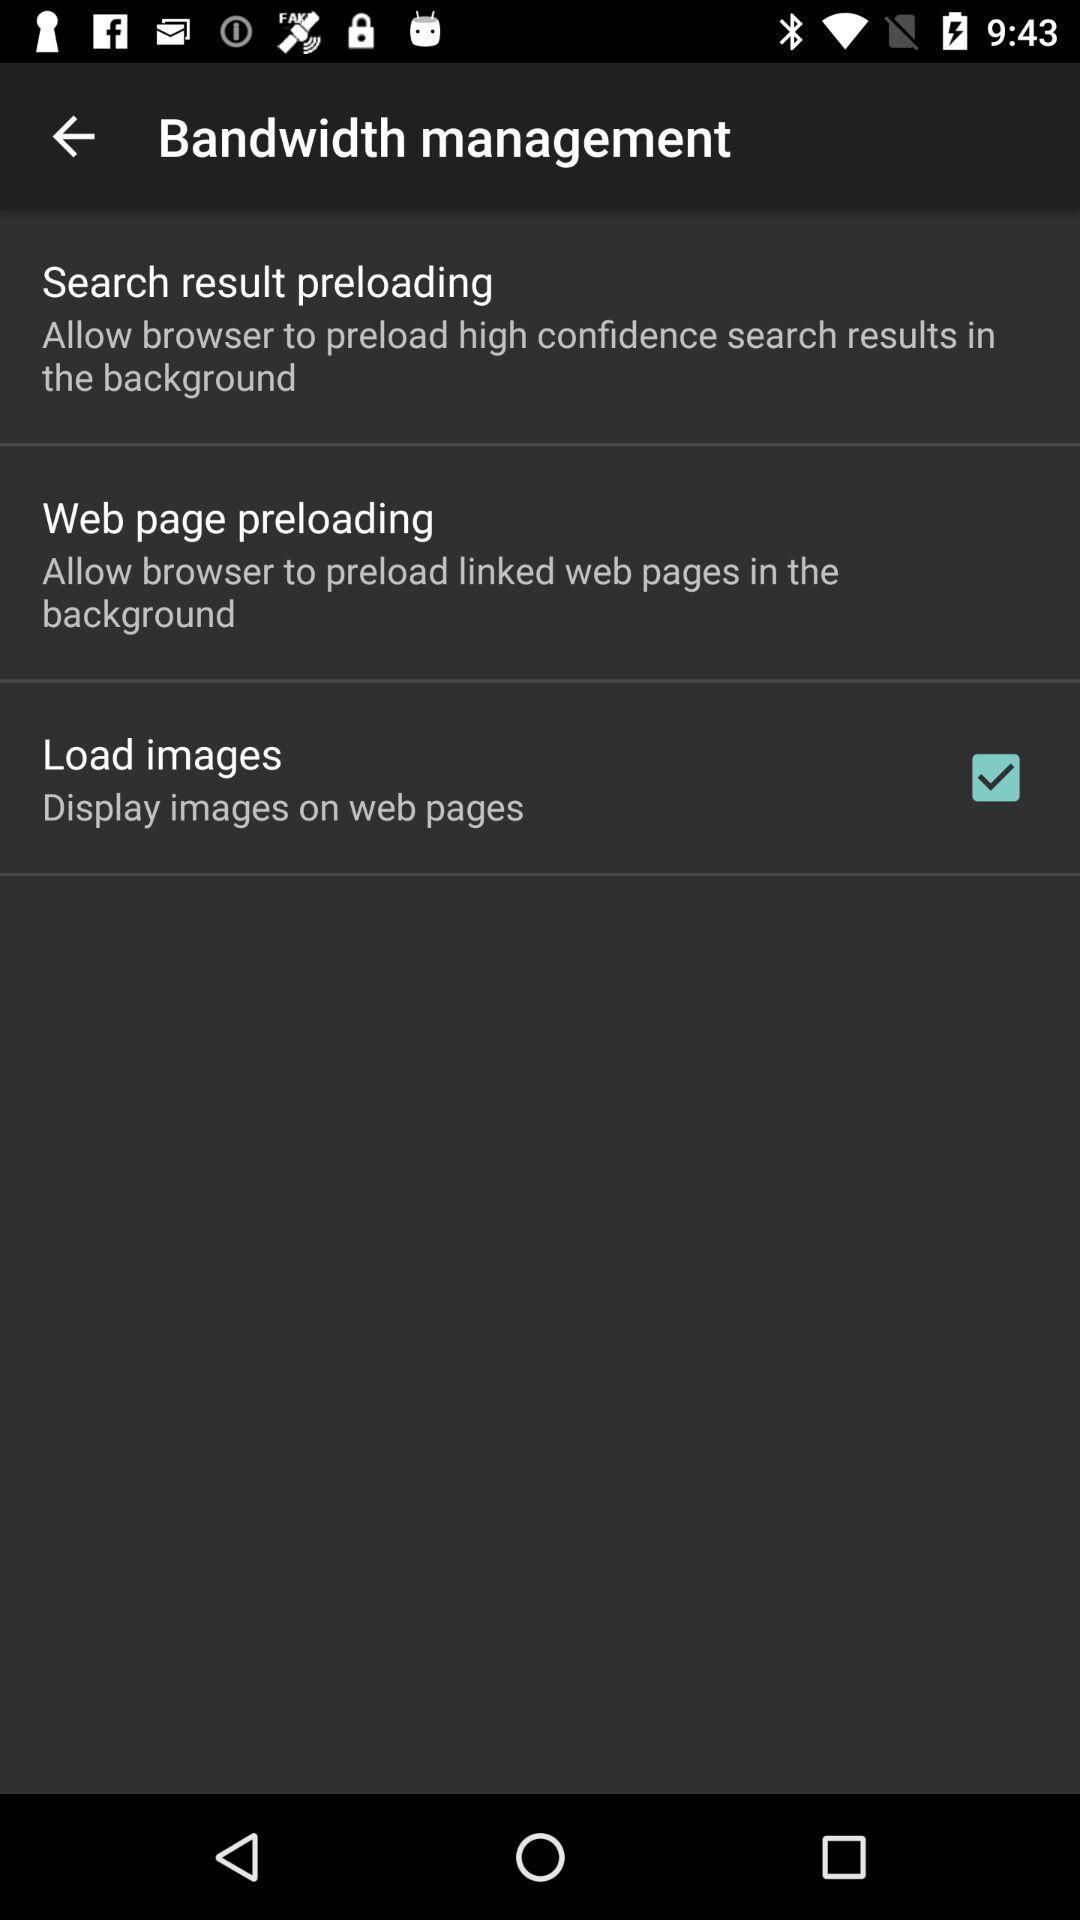 Image resolution: width=1080 pixels, height=1920 pixels. What do you see at coordinates (72, 135) in the screenshot?
I see `icon next to bandwidth management app` at bounding box center [72, 135].